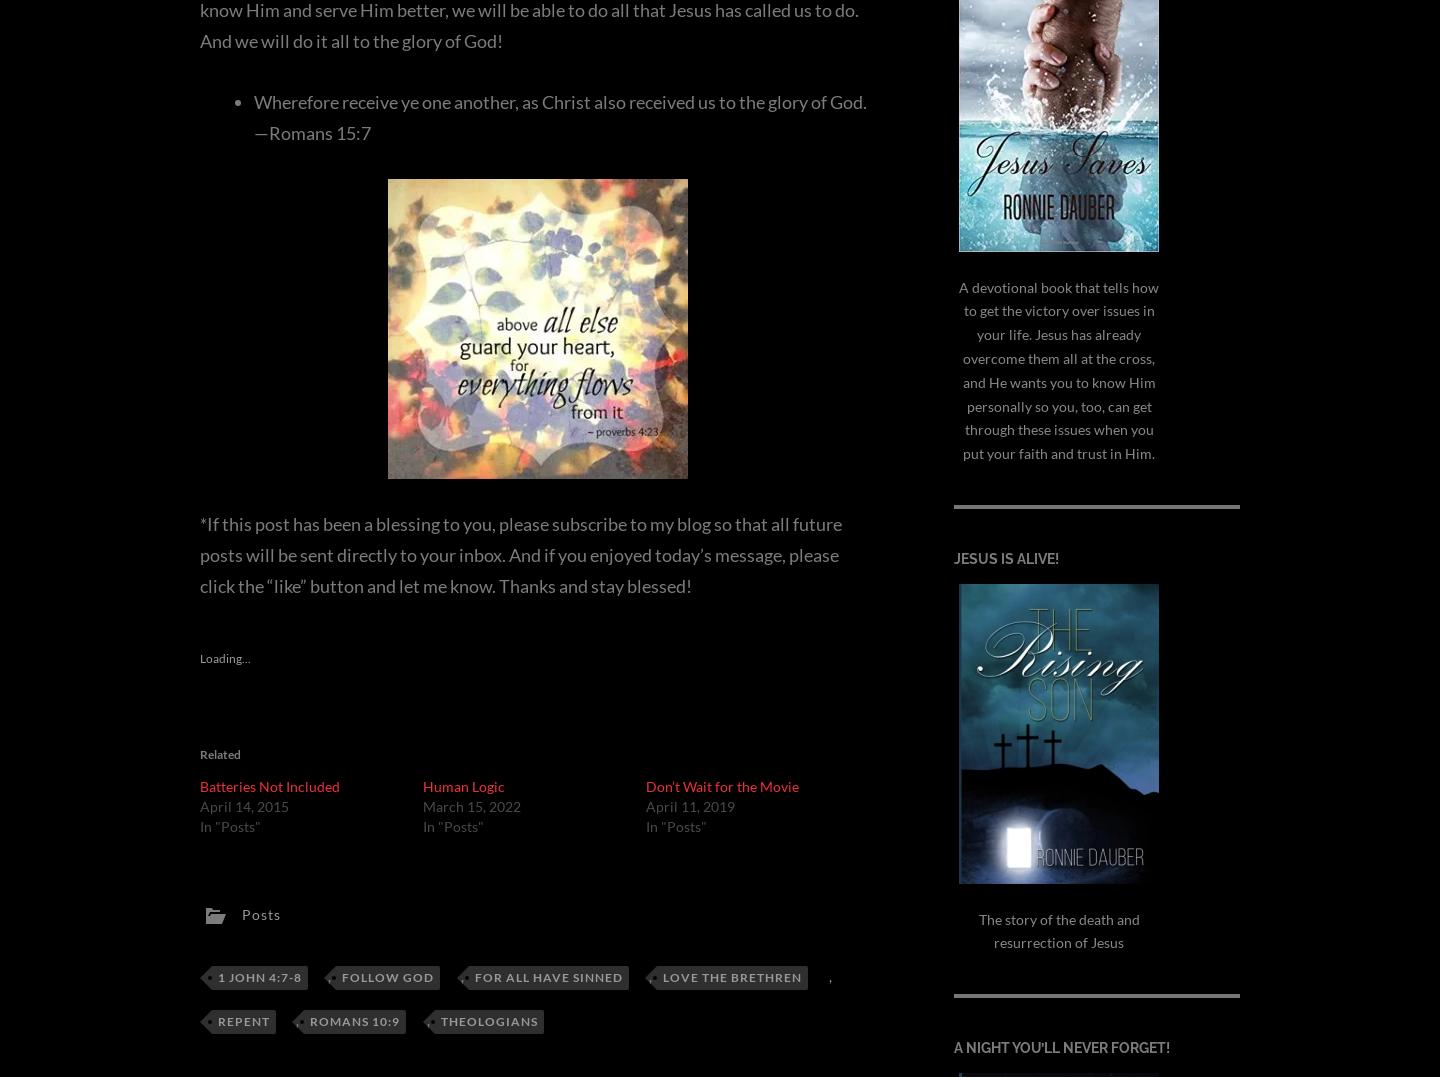 This screenshot has height=1077, width=1440. Describe the element at coordinates (731, 976) in the screenshot. I see `'love the brethren'` at that location.